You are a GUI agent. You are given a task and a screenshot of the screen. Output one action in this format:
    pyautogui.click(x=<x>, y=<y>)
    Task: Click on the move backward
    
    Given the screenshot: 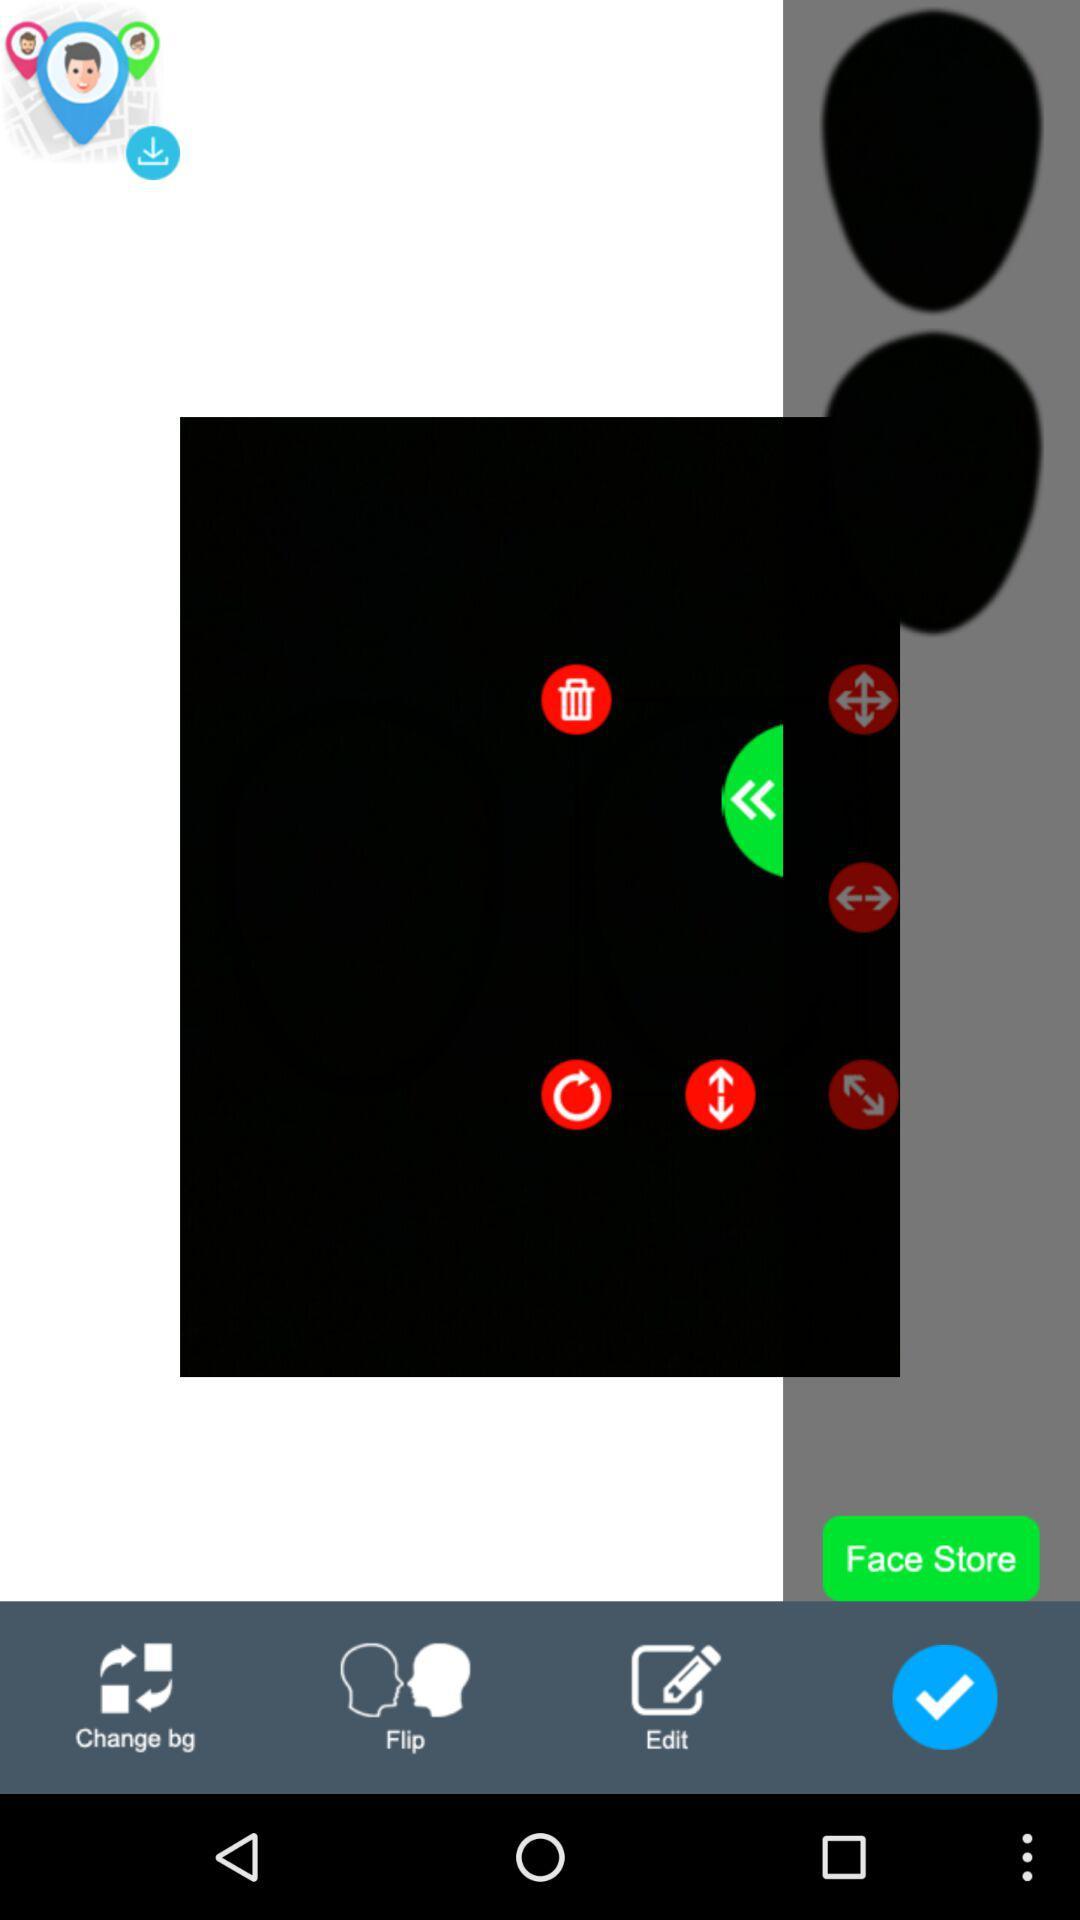 What is the action you would take?
    pyautogui.click(x=752, y=800)
    